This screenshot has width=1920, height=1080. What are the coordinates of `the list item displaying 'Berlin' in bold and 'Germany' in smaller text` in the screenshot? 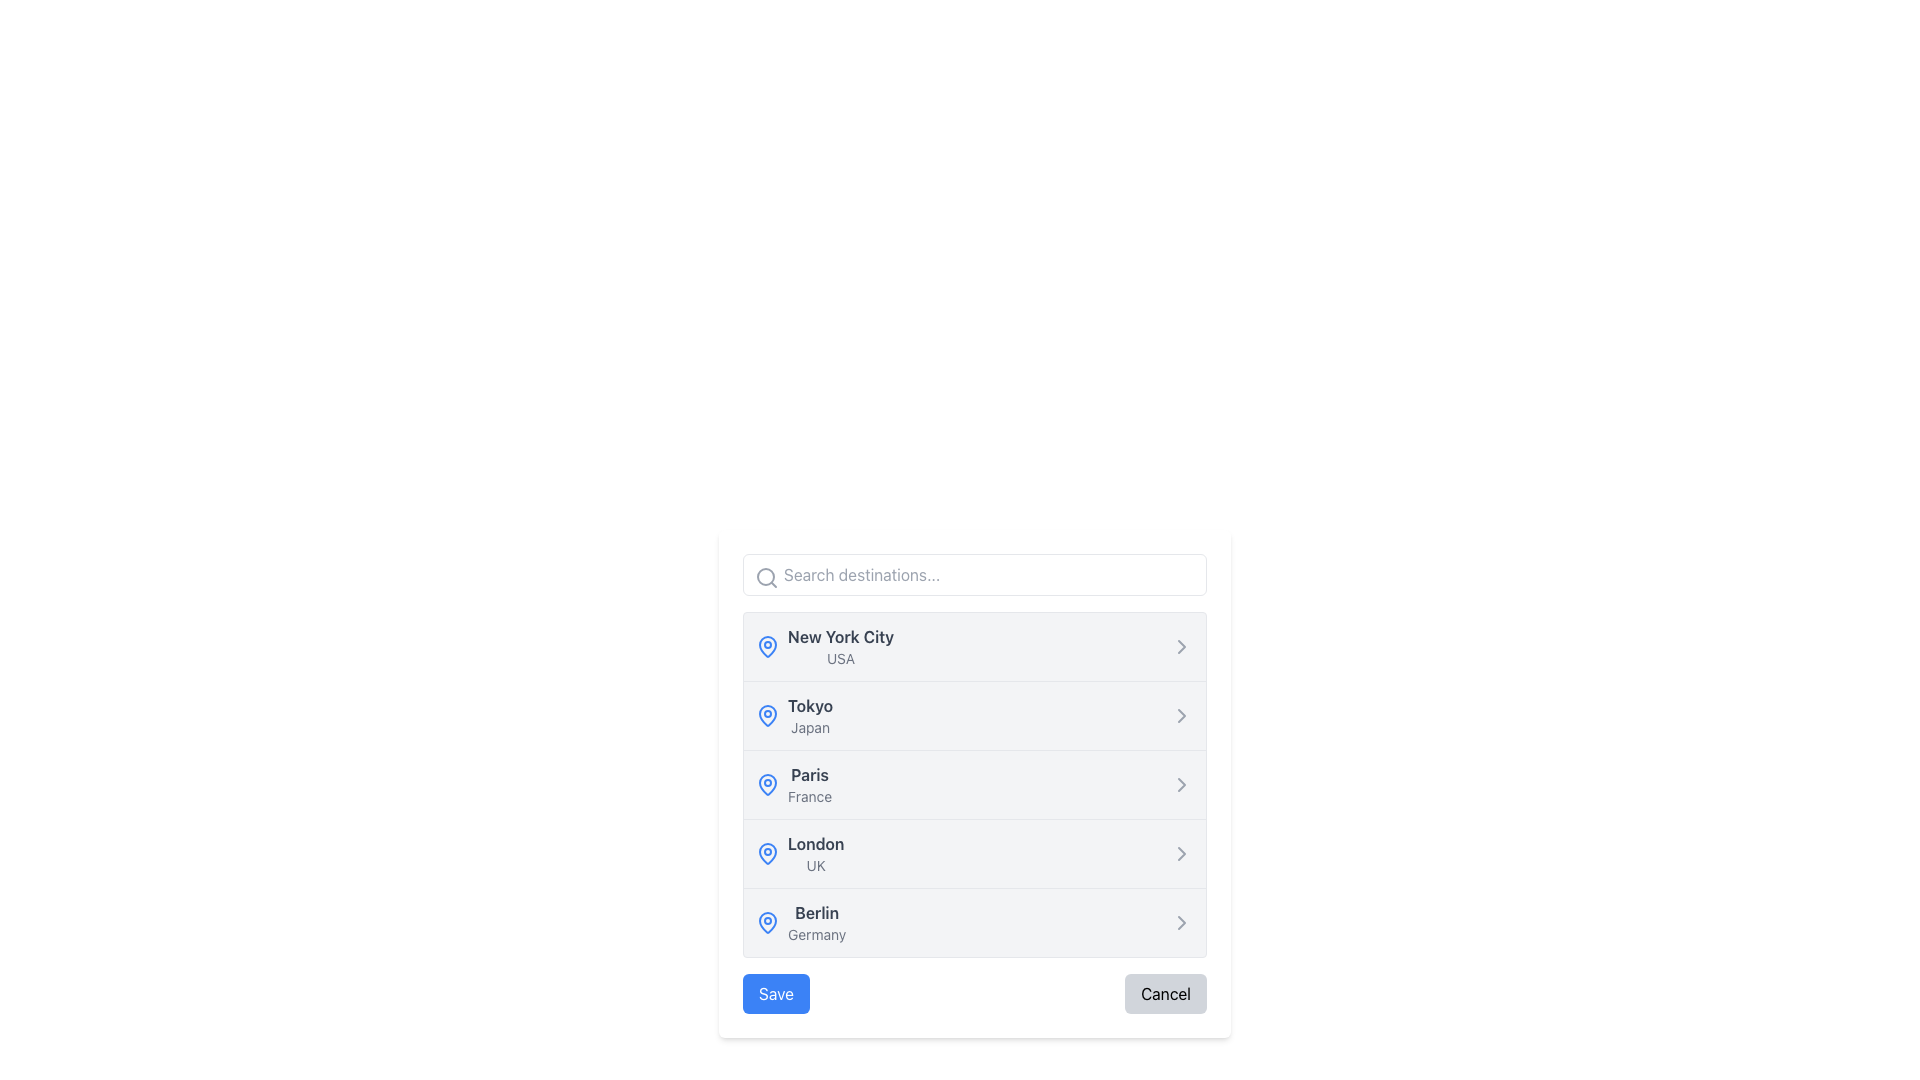 It's located at (816, 922).